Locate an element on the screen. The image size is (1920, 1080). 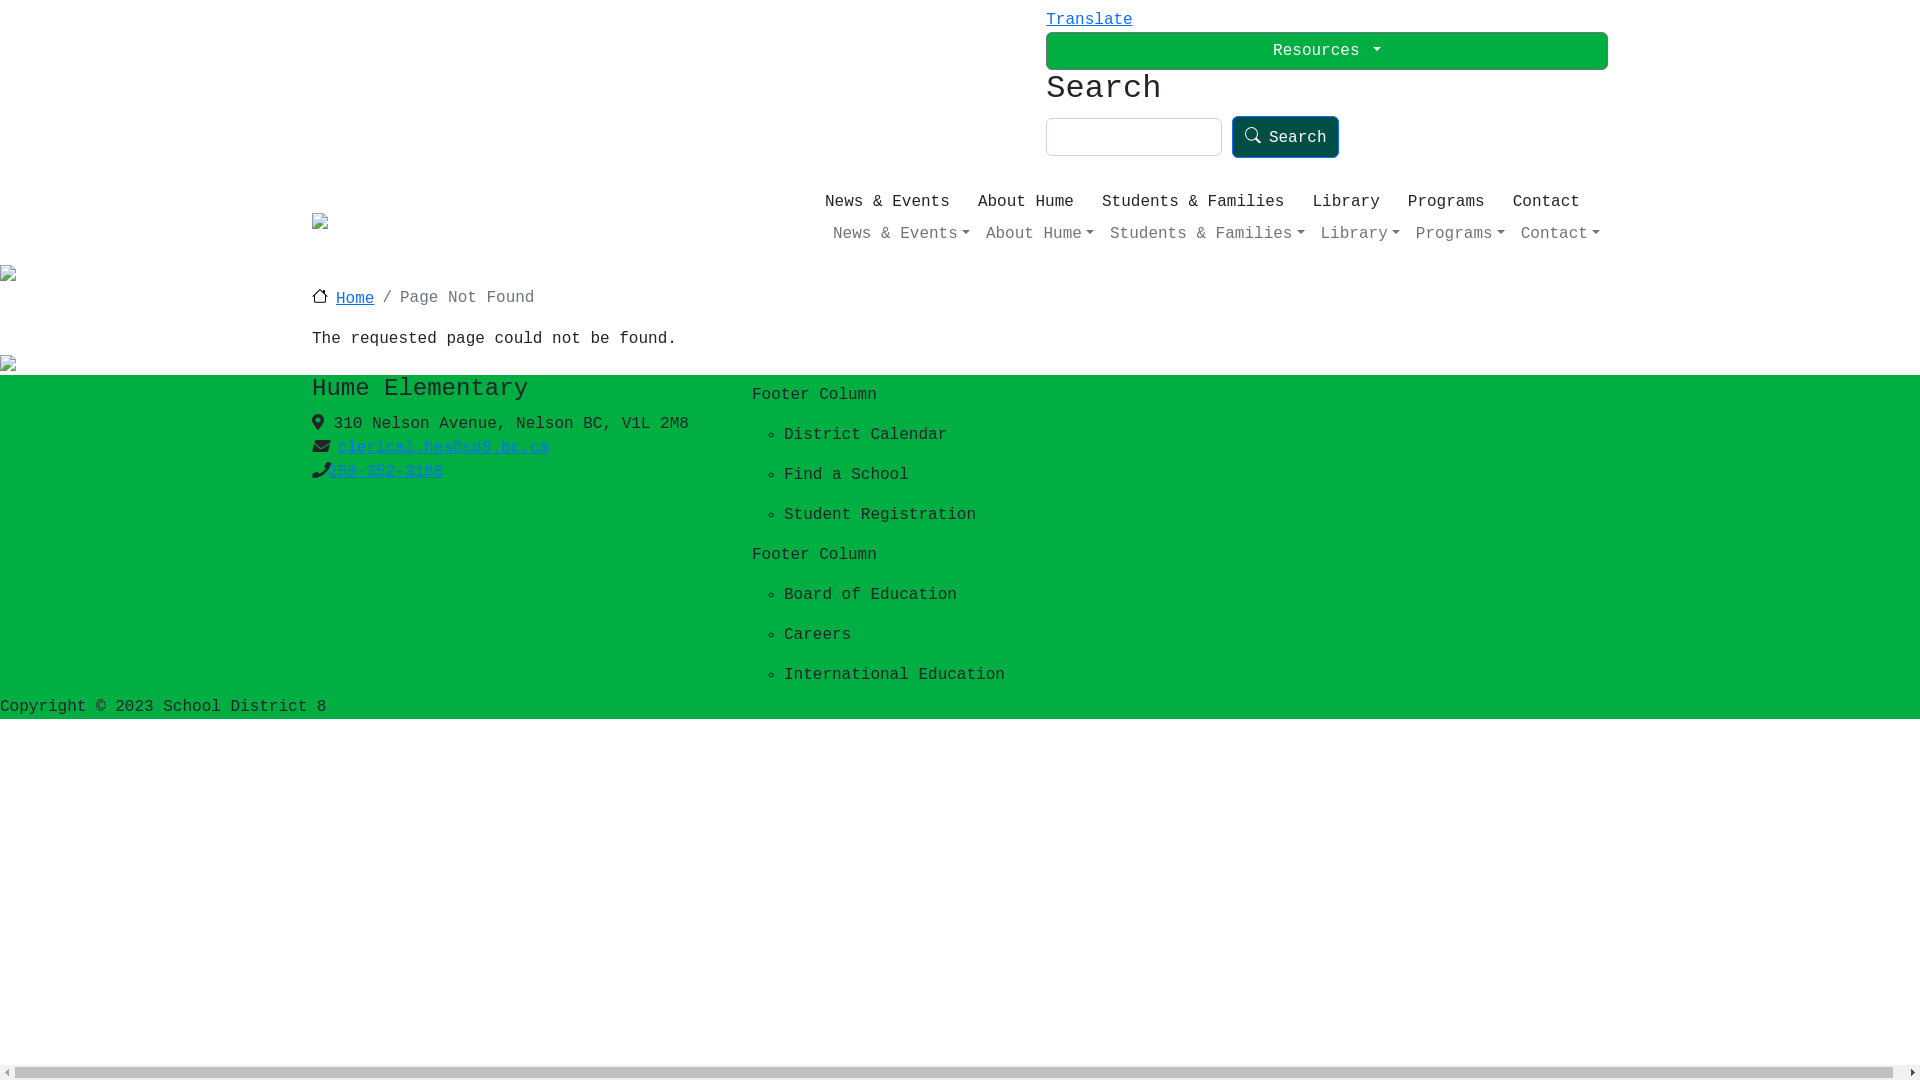
'250-352-3186' is located at coordinates (385, 471).